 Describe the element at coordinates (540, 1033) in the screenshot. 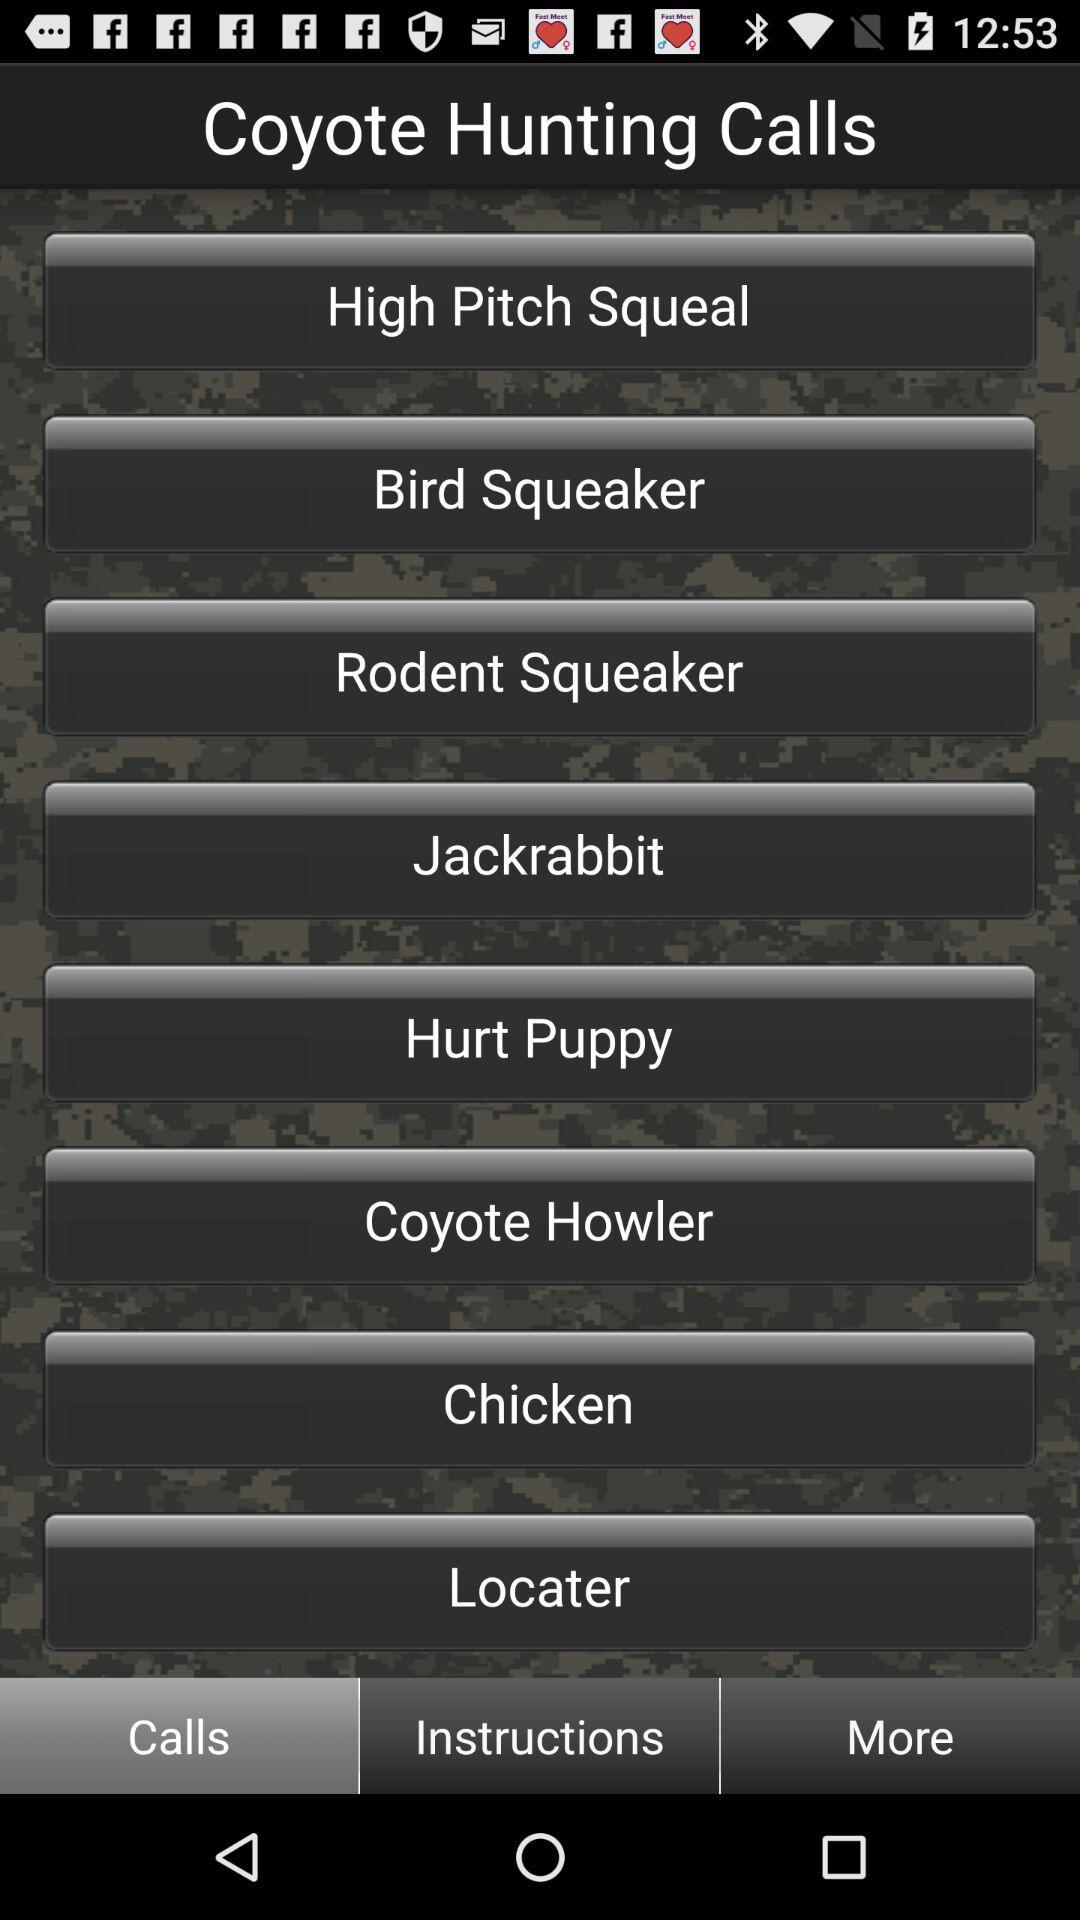

I see `the hurt puppy item` at that location.